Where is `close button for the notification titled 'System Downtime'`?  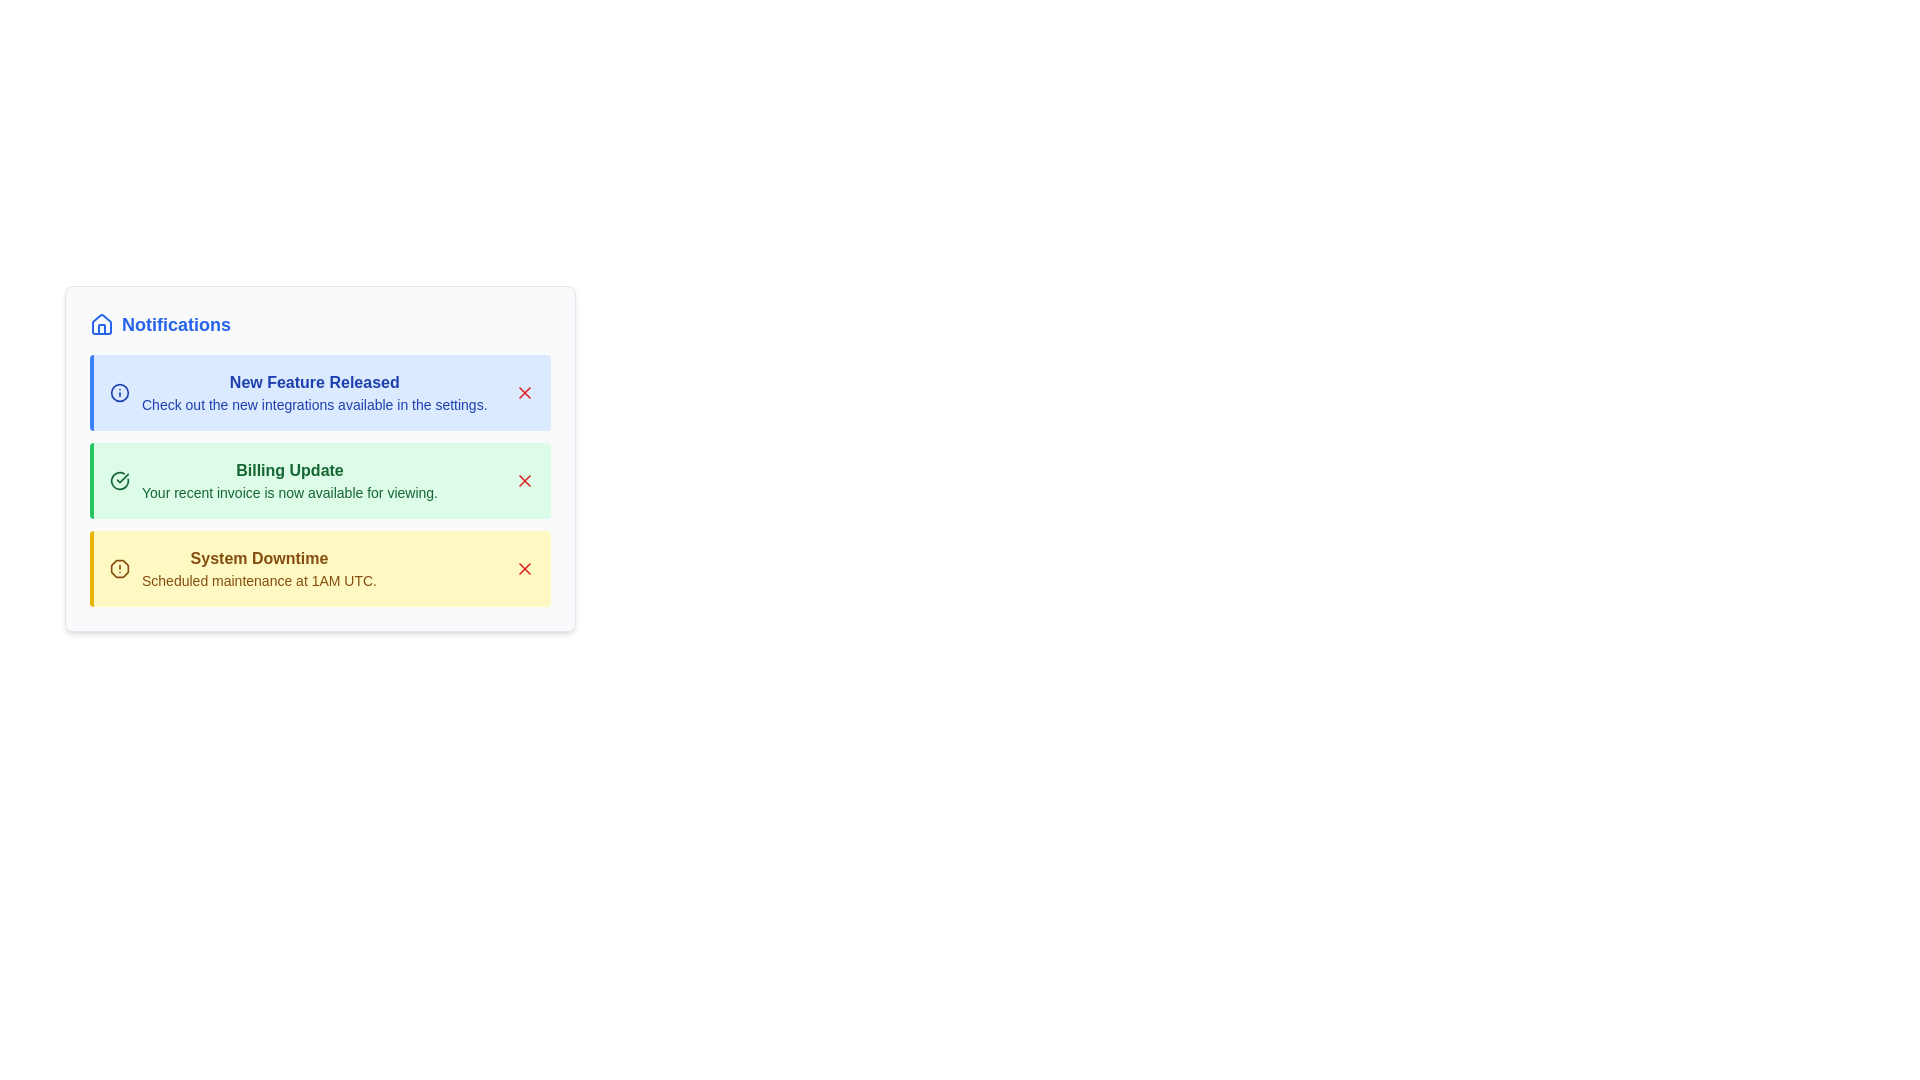 close button for the notification titled 'System Downtime' is located at coordinates (524, 569).